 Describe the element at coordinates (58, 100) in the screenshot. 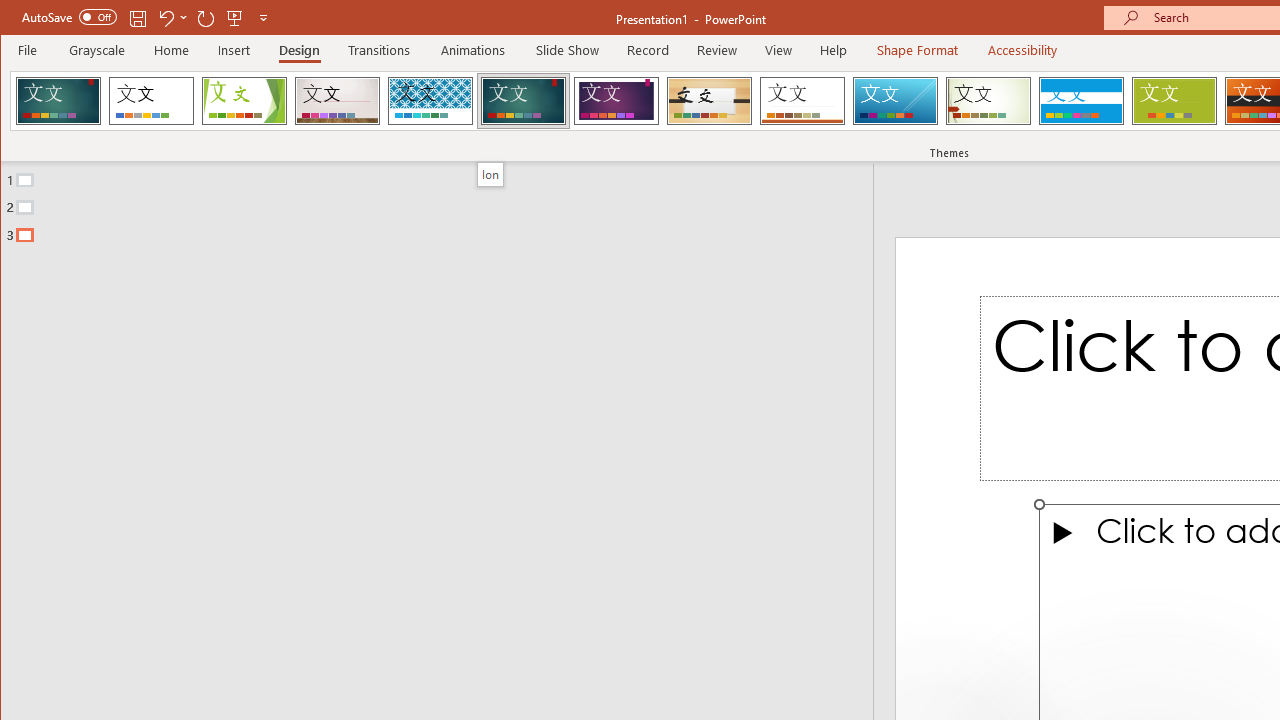

I see `'Dividend'` at that location.